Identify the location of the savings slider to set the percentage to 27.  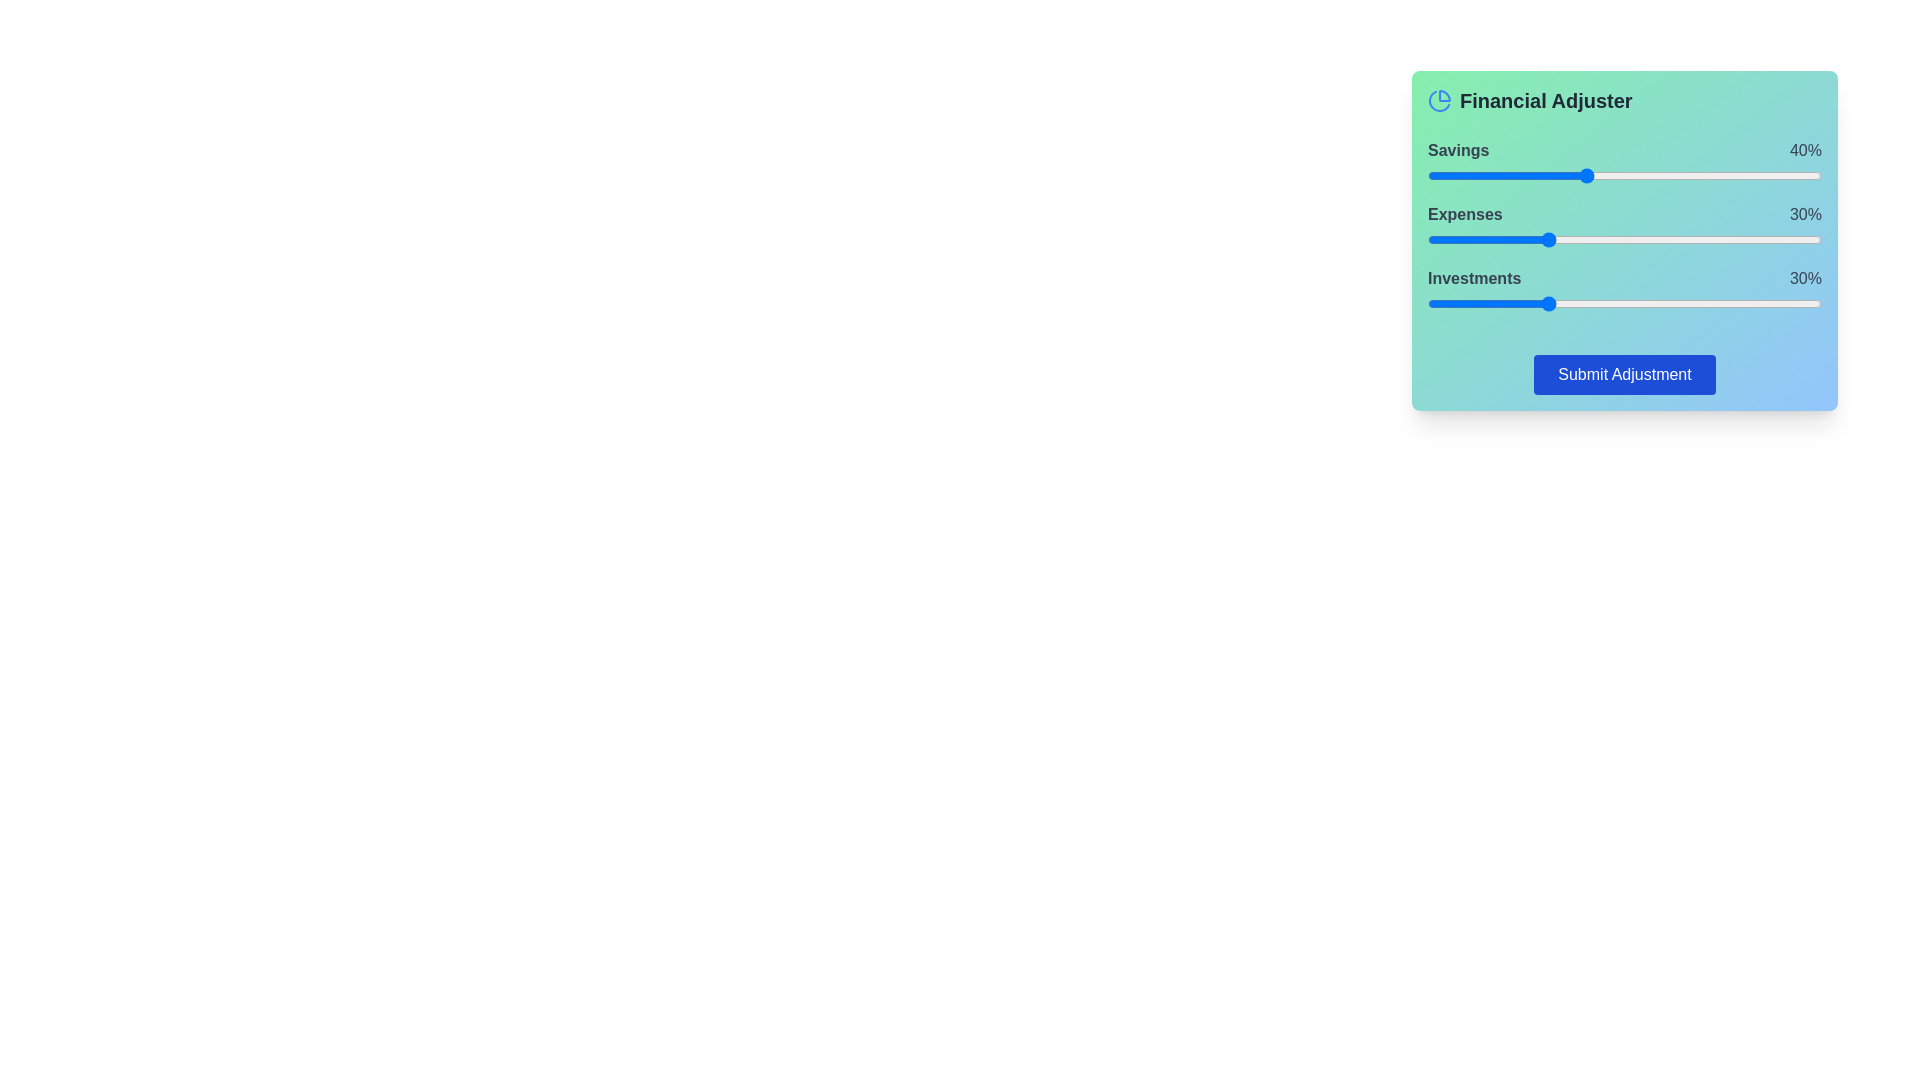
(1533, 175).